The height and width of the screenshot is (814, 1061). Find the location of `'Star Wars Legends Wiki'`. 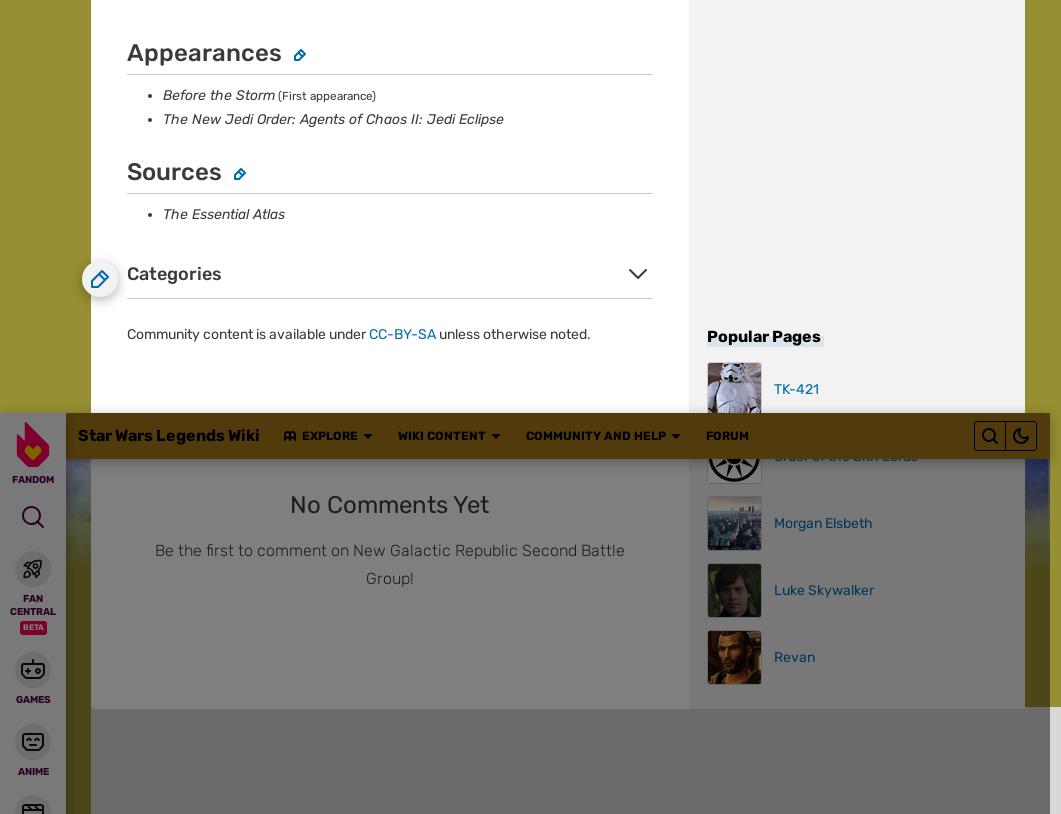

'Star Wars Legends Wiki' is located at coordinates (145, 585).